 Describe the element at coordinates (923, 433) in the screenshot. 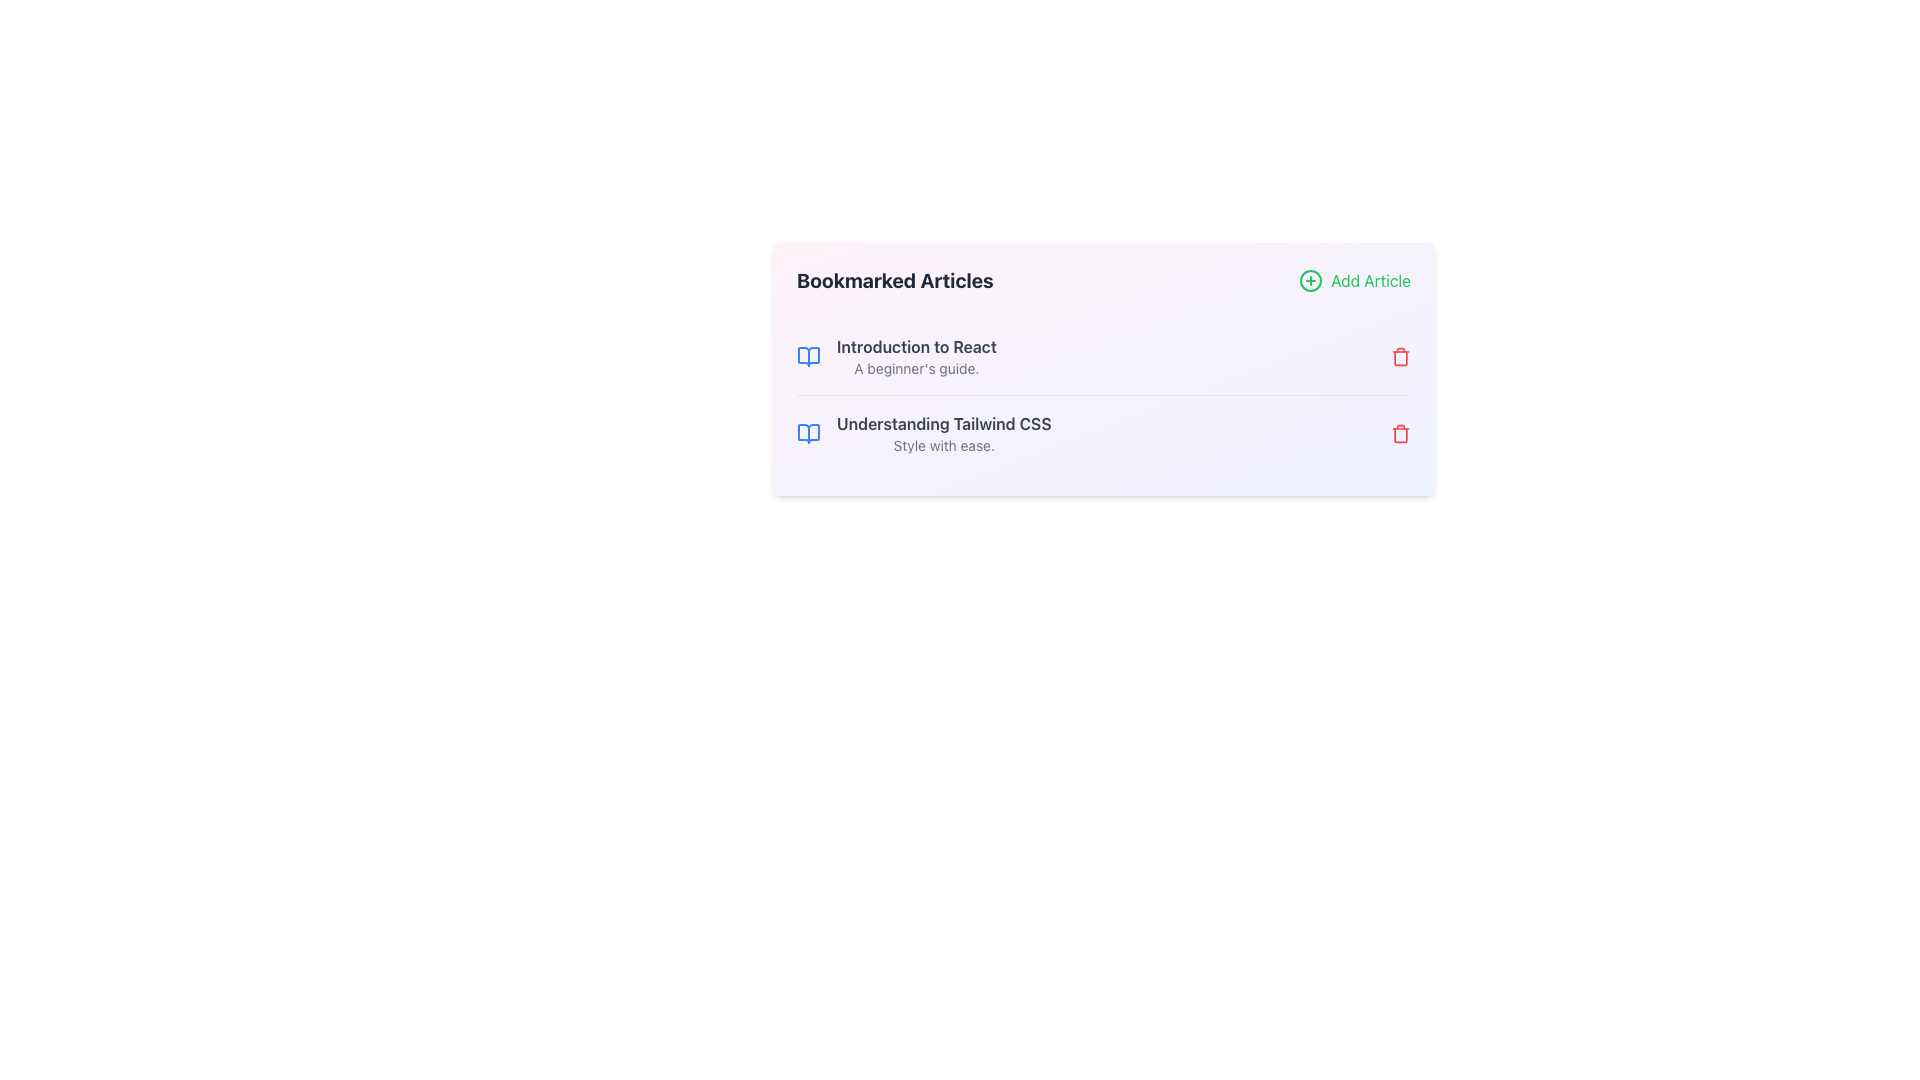

I see `the bookmarked article titled 'Understanding Tailwind CSS'` at that location.